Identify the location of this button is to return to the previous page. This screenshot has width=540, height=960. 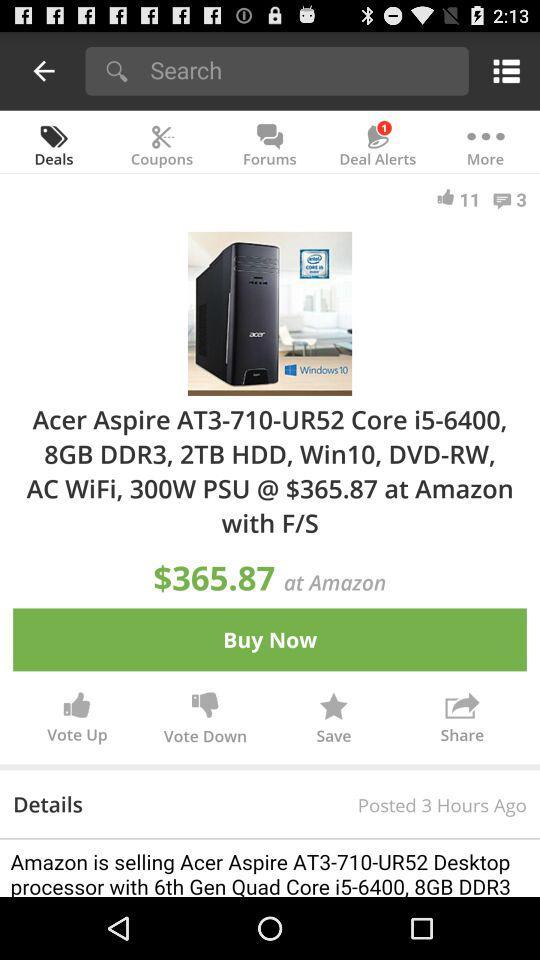
(44, 70).